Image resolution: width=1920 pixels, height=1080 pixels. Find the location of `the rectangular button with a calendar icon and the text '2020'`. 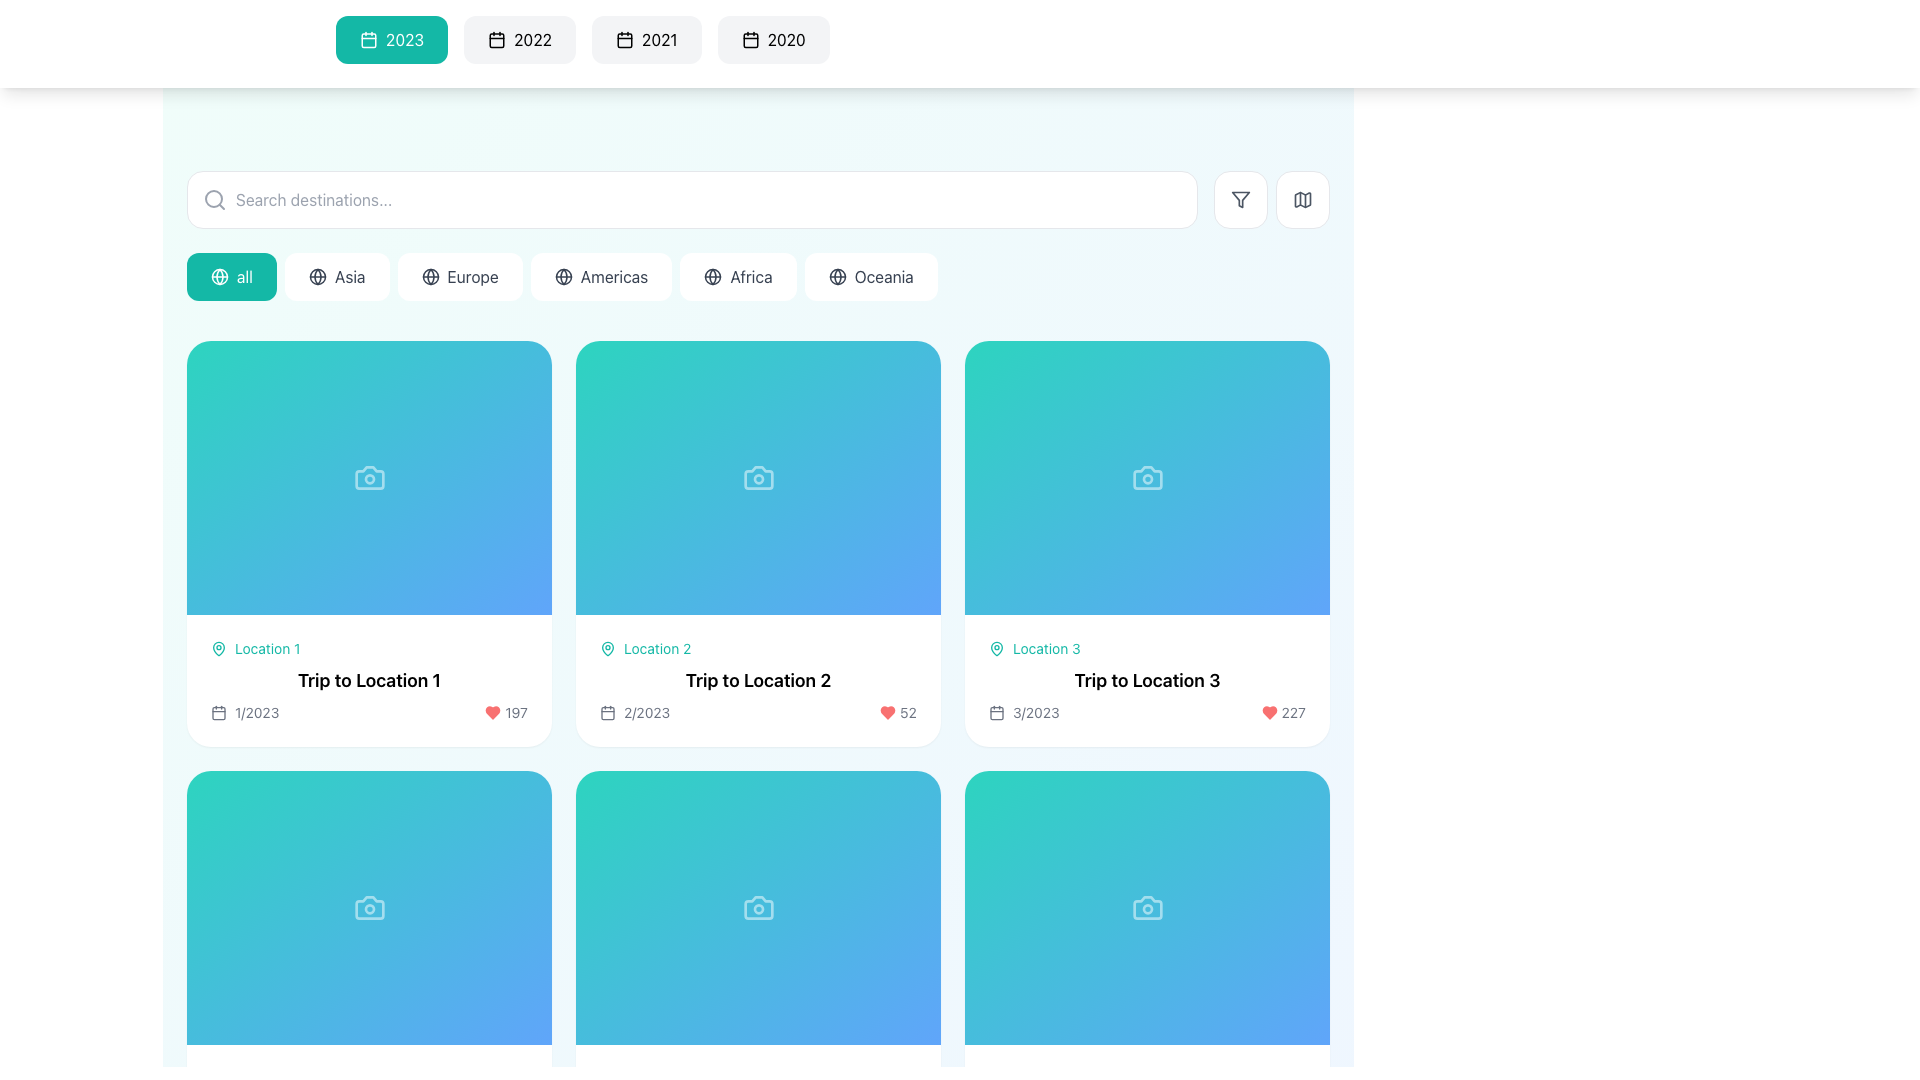

the rectangular button with a calendar icon and the text '2020' is located at coordinates (772, 39).